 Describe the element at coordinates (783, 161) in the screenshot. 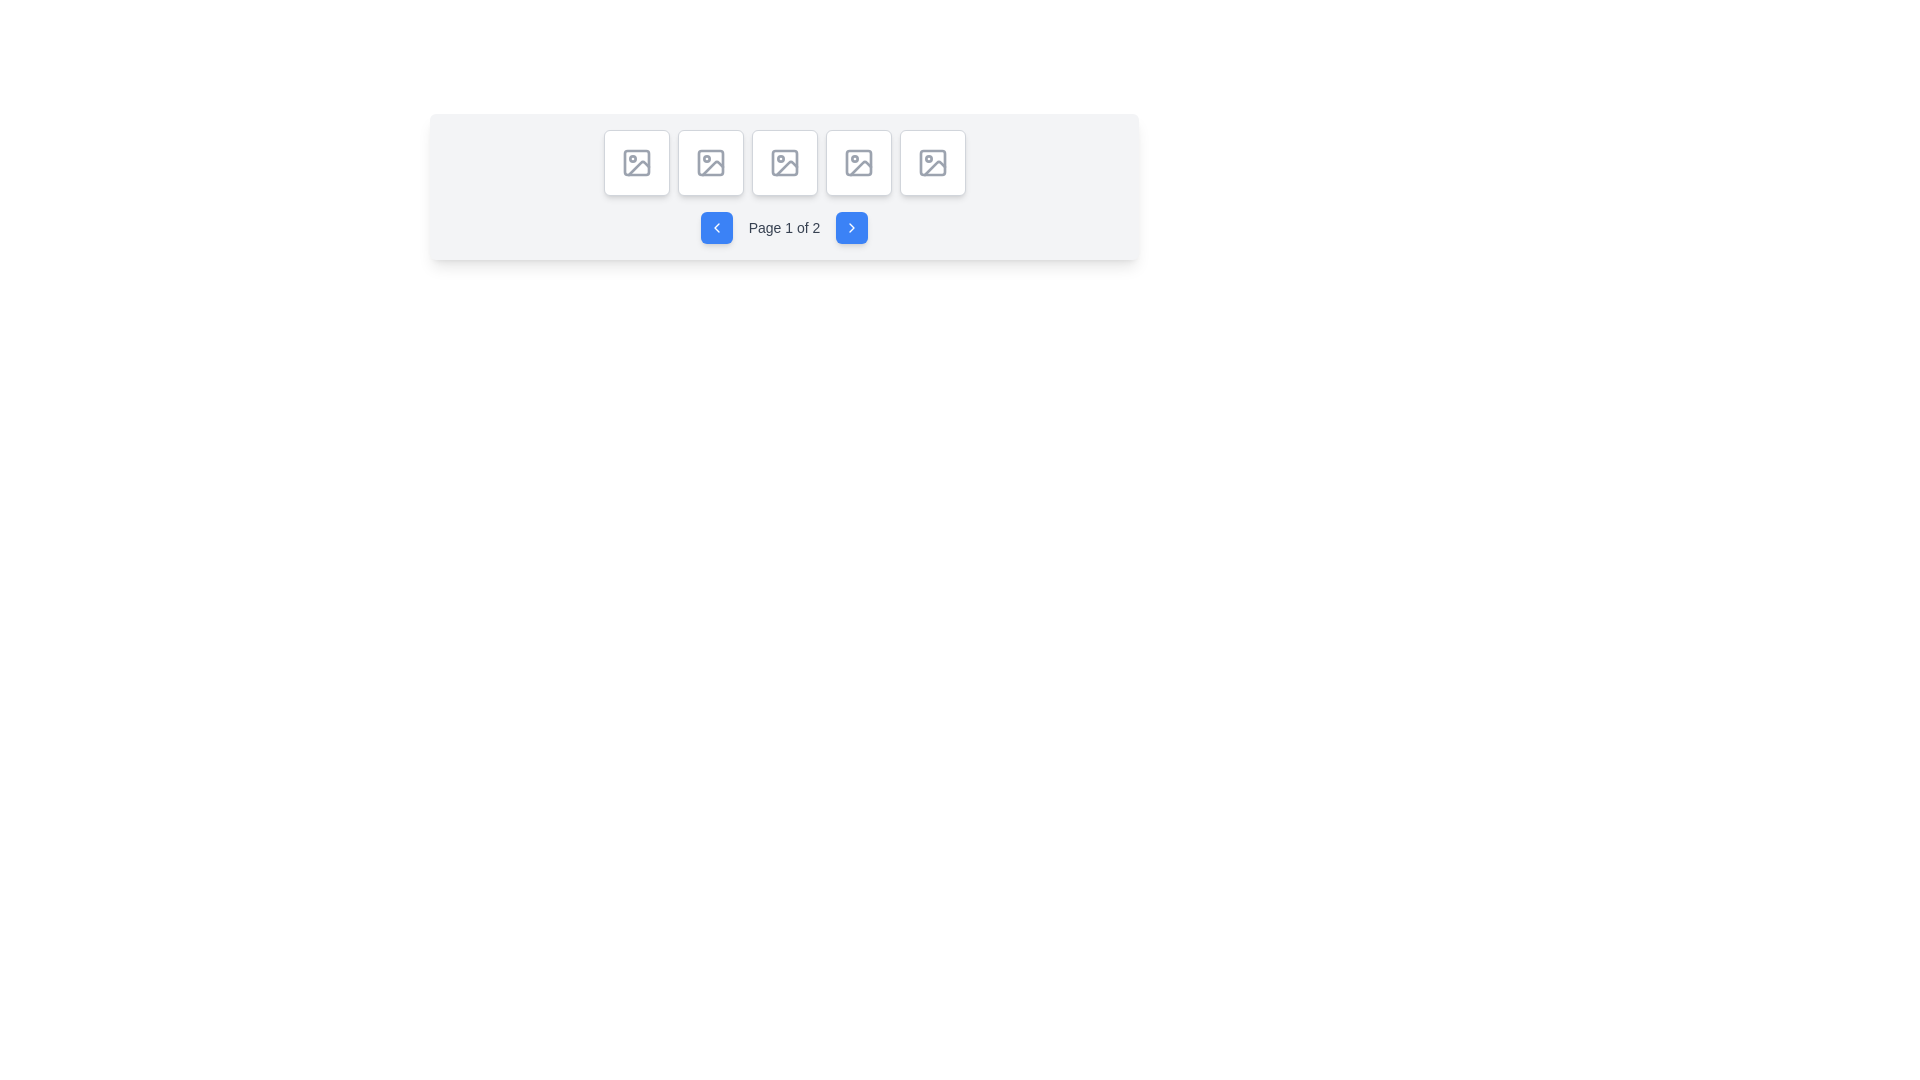

I see `the image placeholder or icon button located in the fourth position from the left in a row of similar elements` at that location.